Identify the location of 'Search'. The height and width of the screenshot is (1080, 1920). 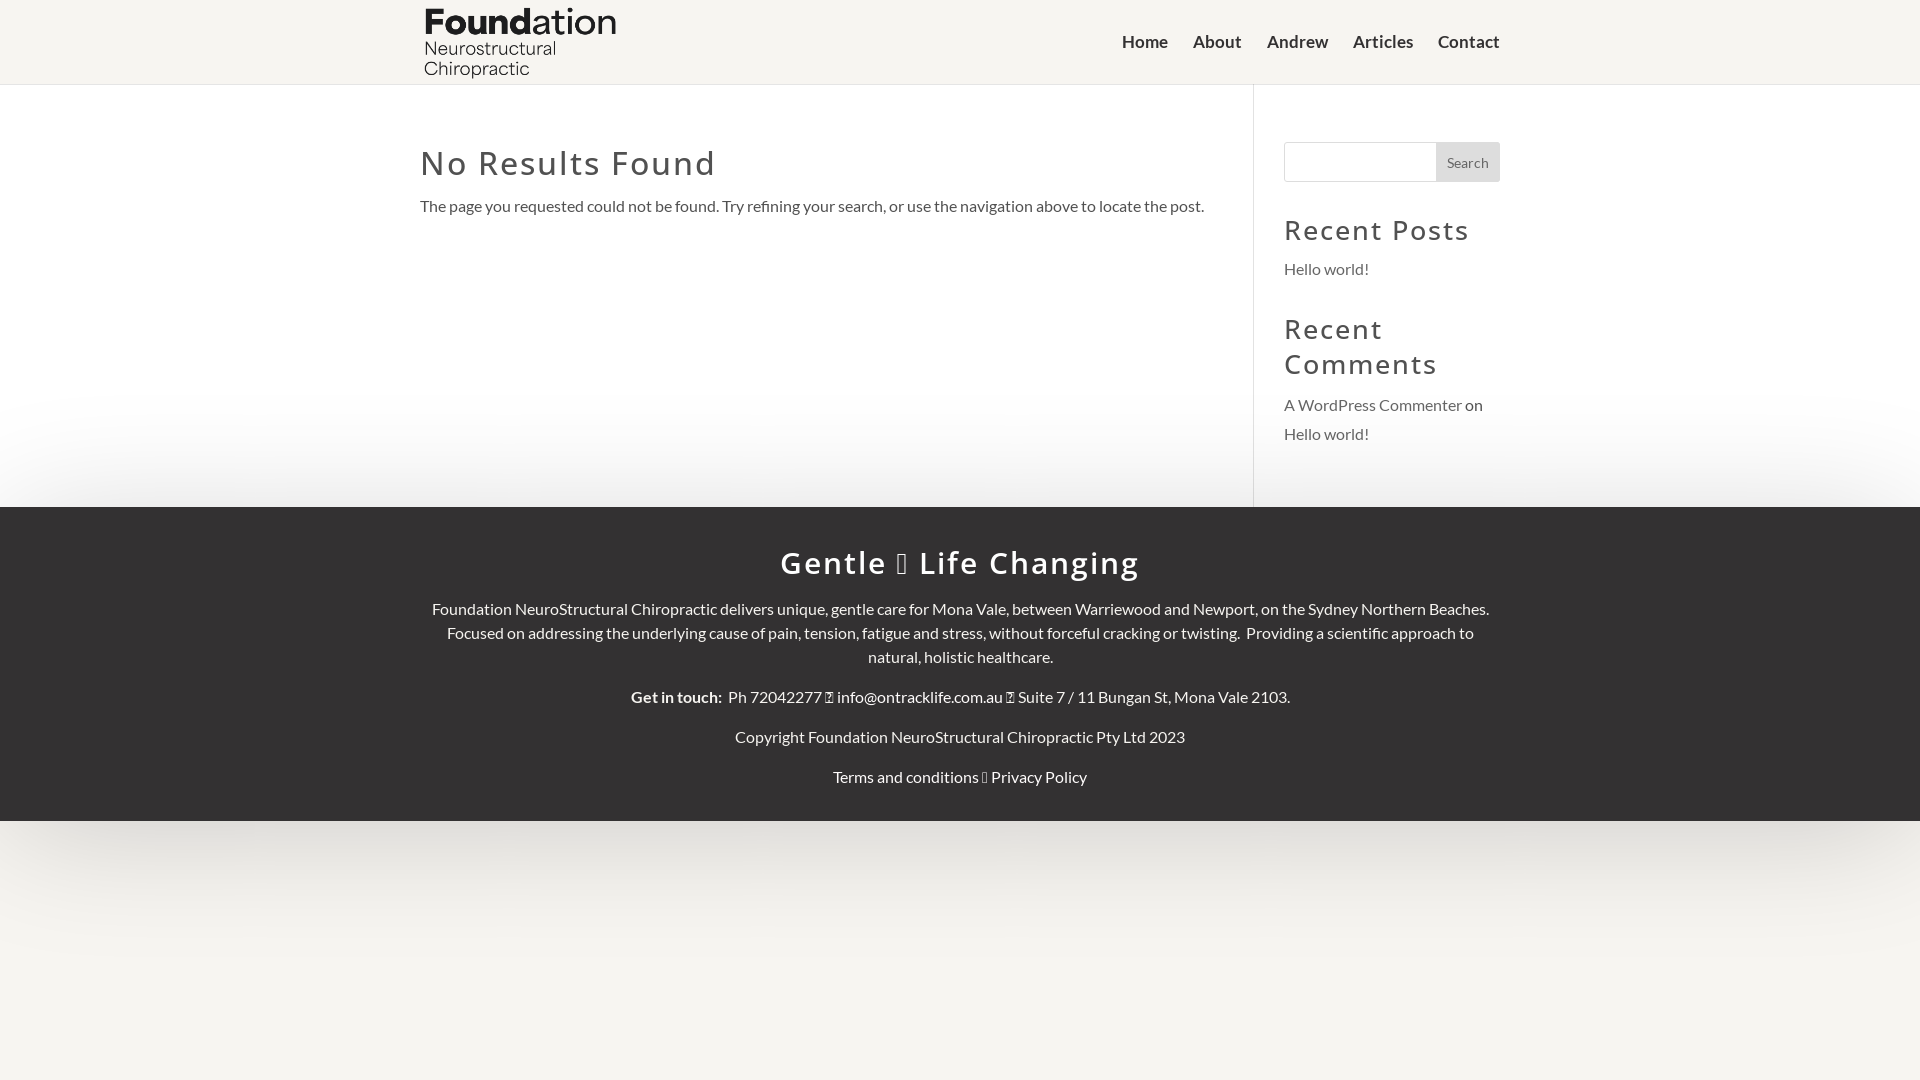
(1468, 161).